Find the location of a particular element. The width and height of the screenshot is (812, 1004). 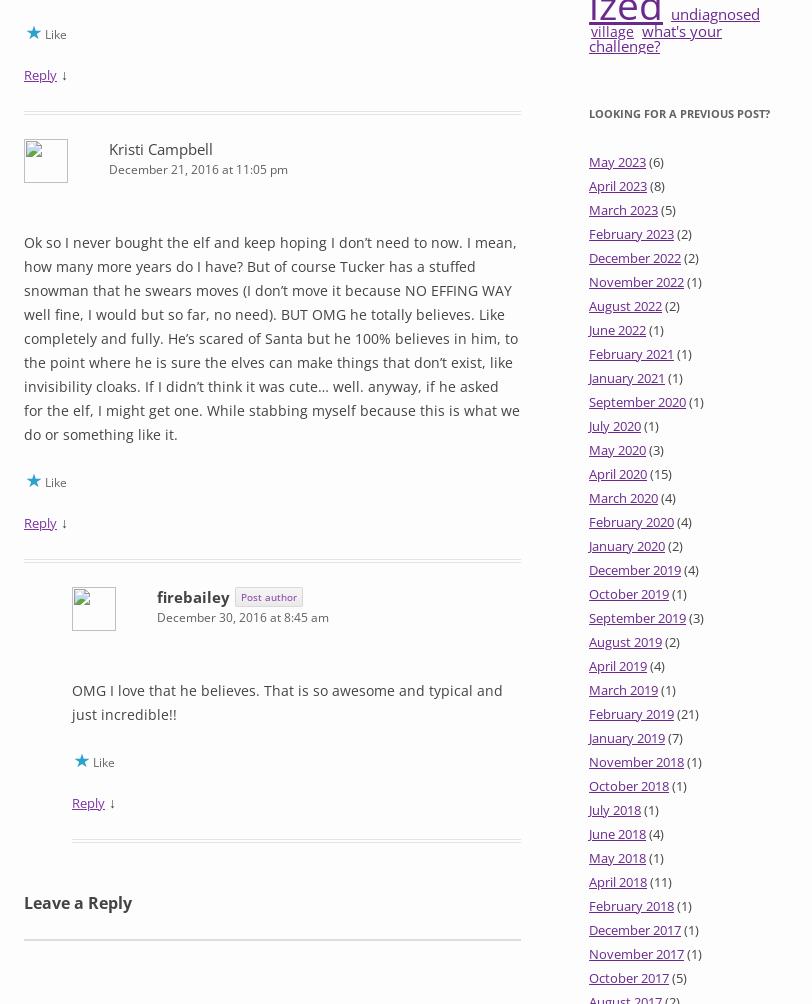

'March 2019' is located at coordinates (623, 689).